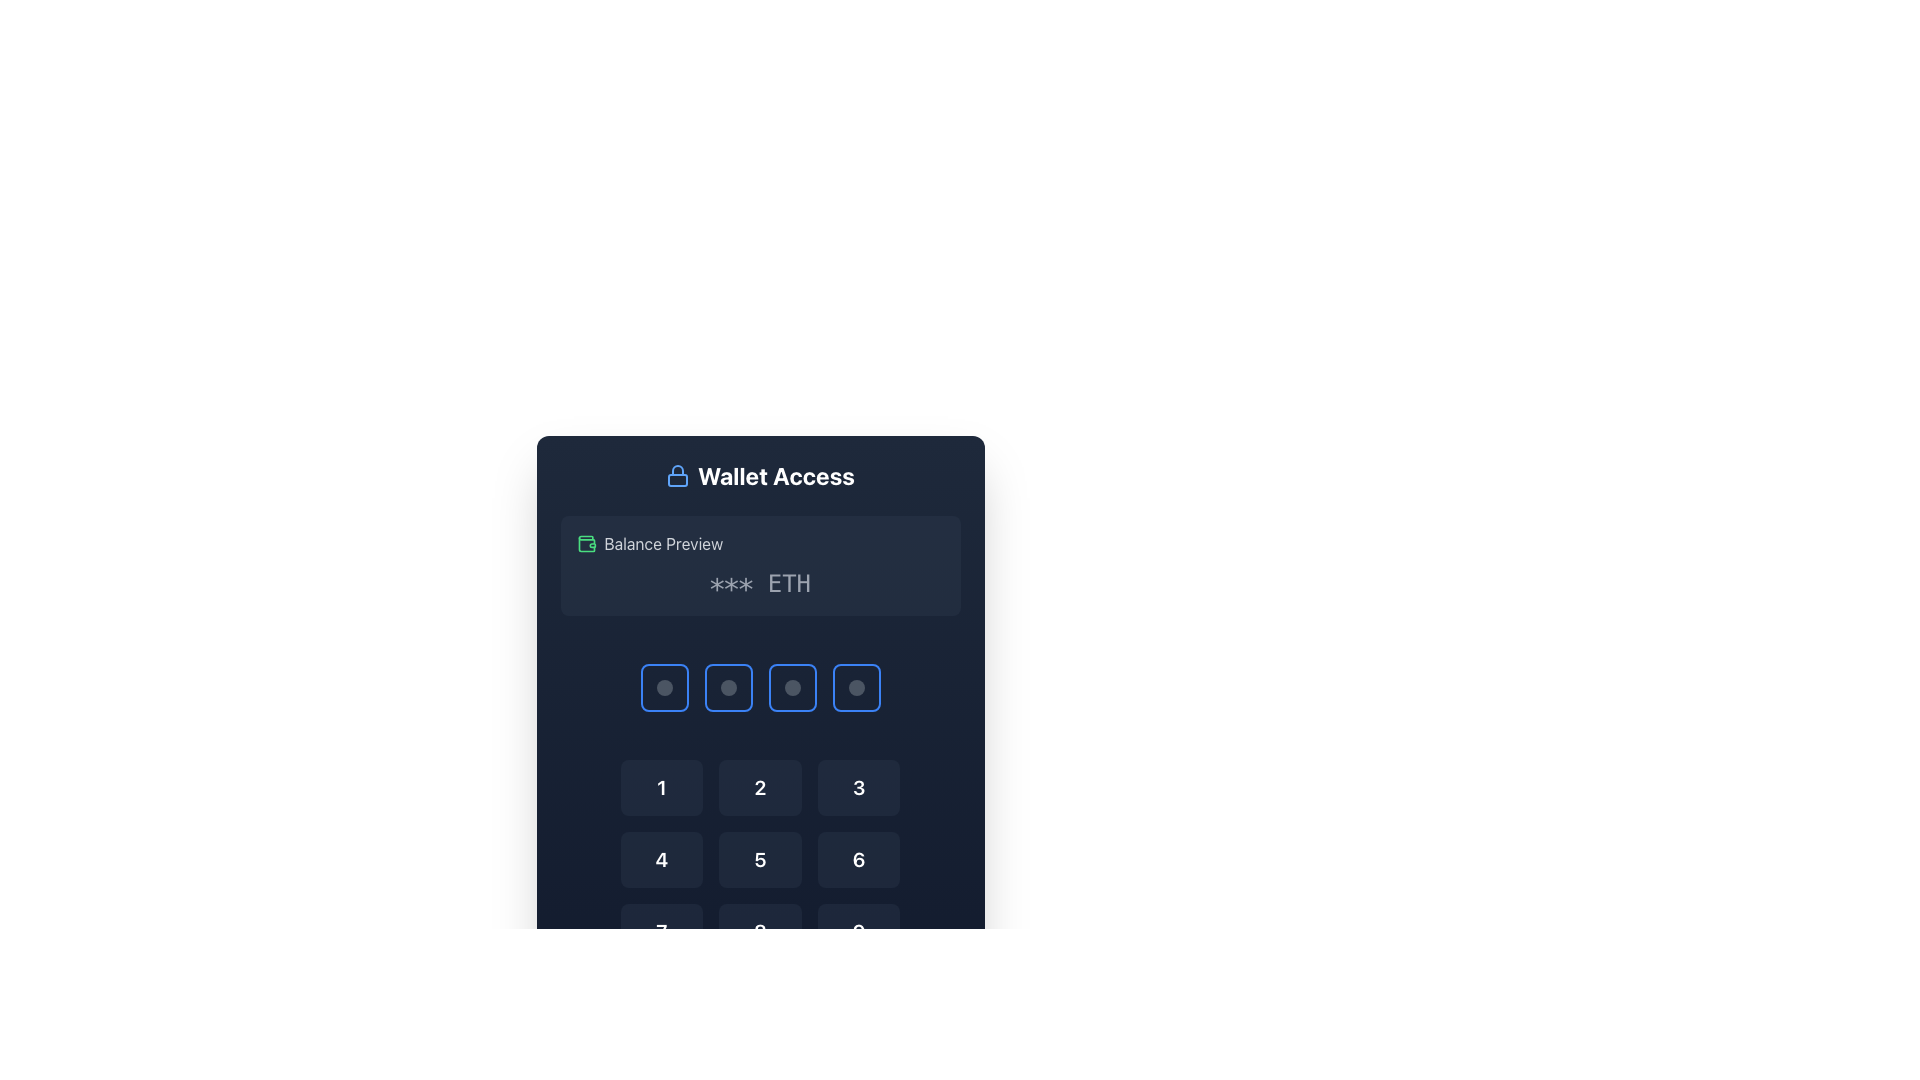  Describe the element at coordinates (775, 475) in the screenshot. I see `text from the title label indicating wallet access features, which is positioned centrally in the card-like UI module` at that location.